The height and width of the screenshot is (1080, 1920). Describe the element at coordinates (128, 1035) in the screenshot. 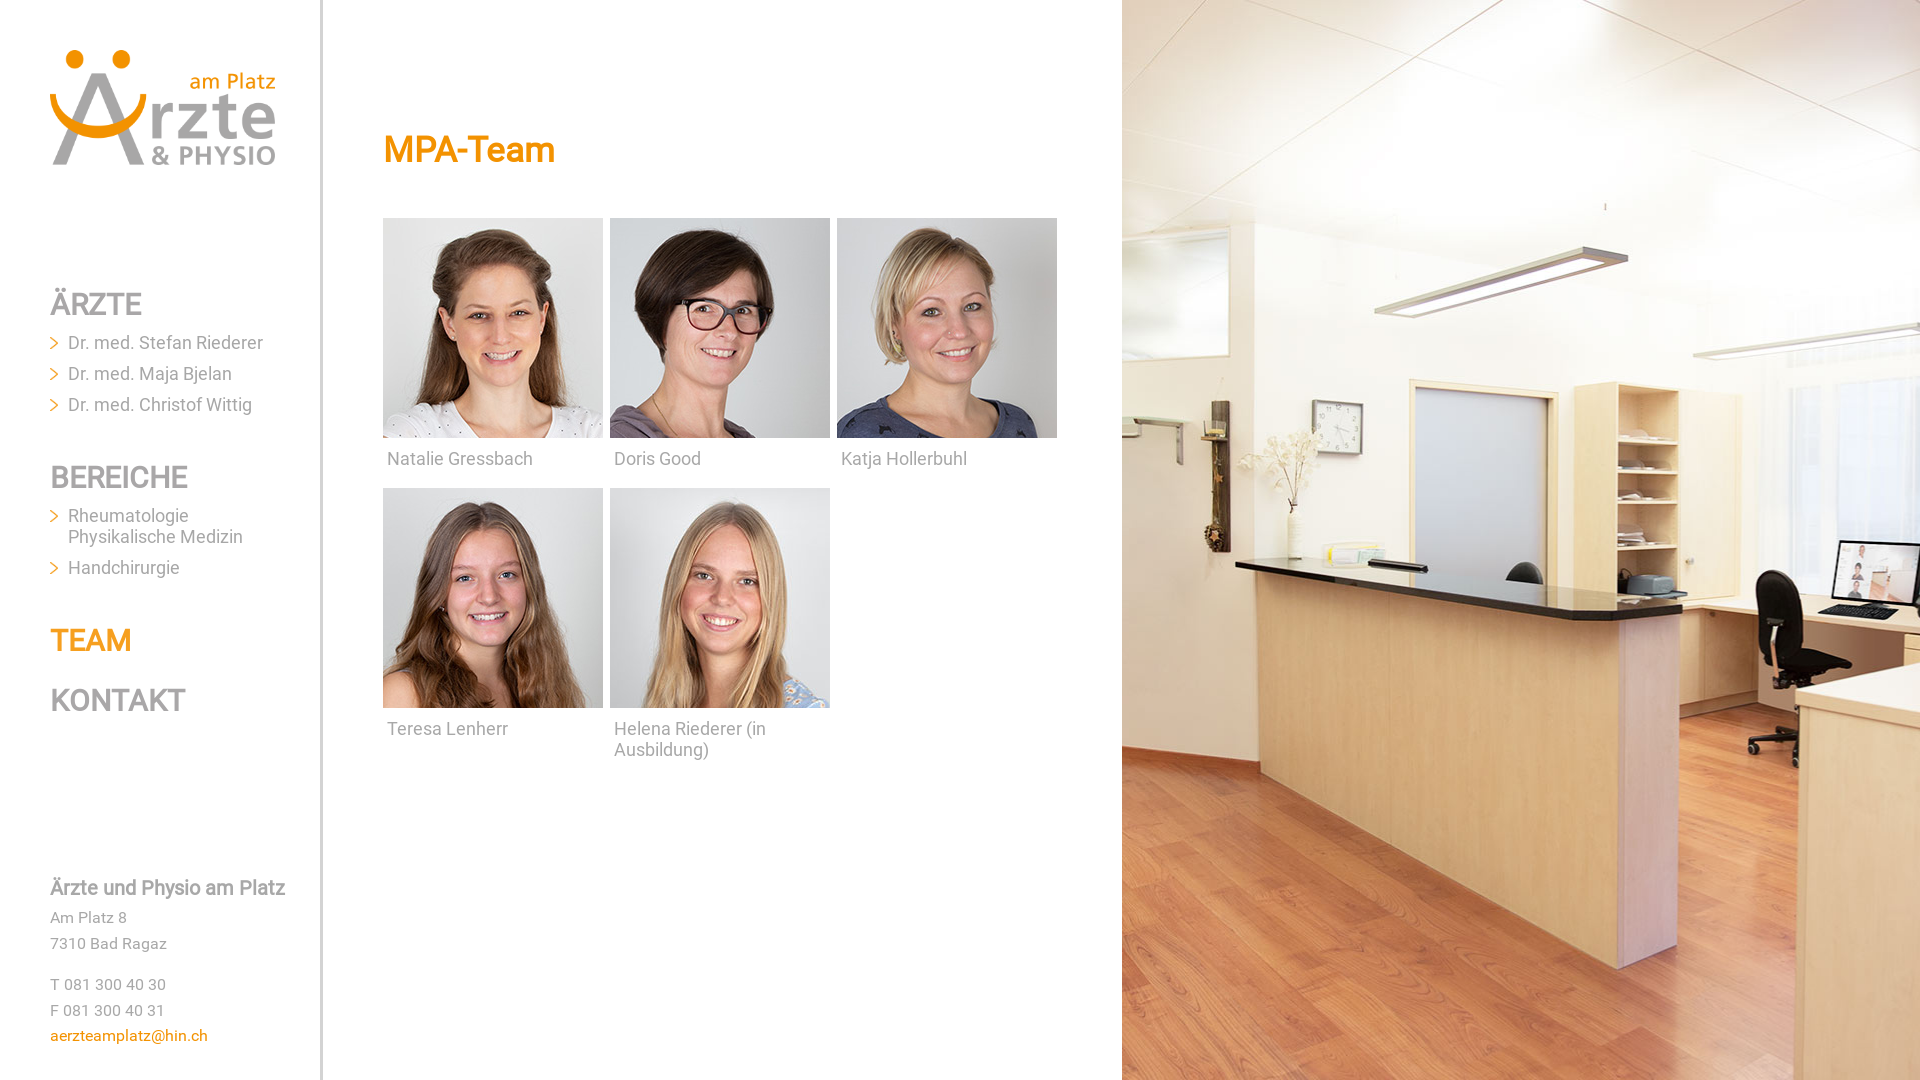

I see `'aerzteamplatz@hin.ch'` at that location.